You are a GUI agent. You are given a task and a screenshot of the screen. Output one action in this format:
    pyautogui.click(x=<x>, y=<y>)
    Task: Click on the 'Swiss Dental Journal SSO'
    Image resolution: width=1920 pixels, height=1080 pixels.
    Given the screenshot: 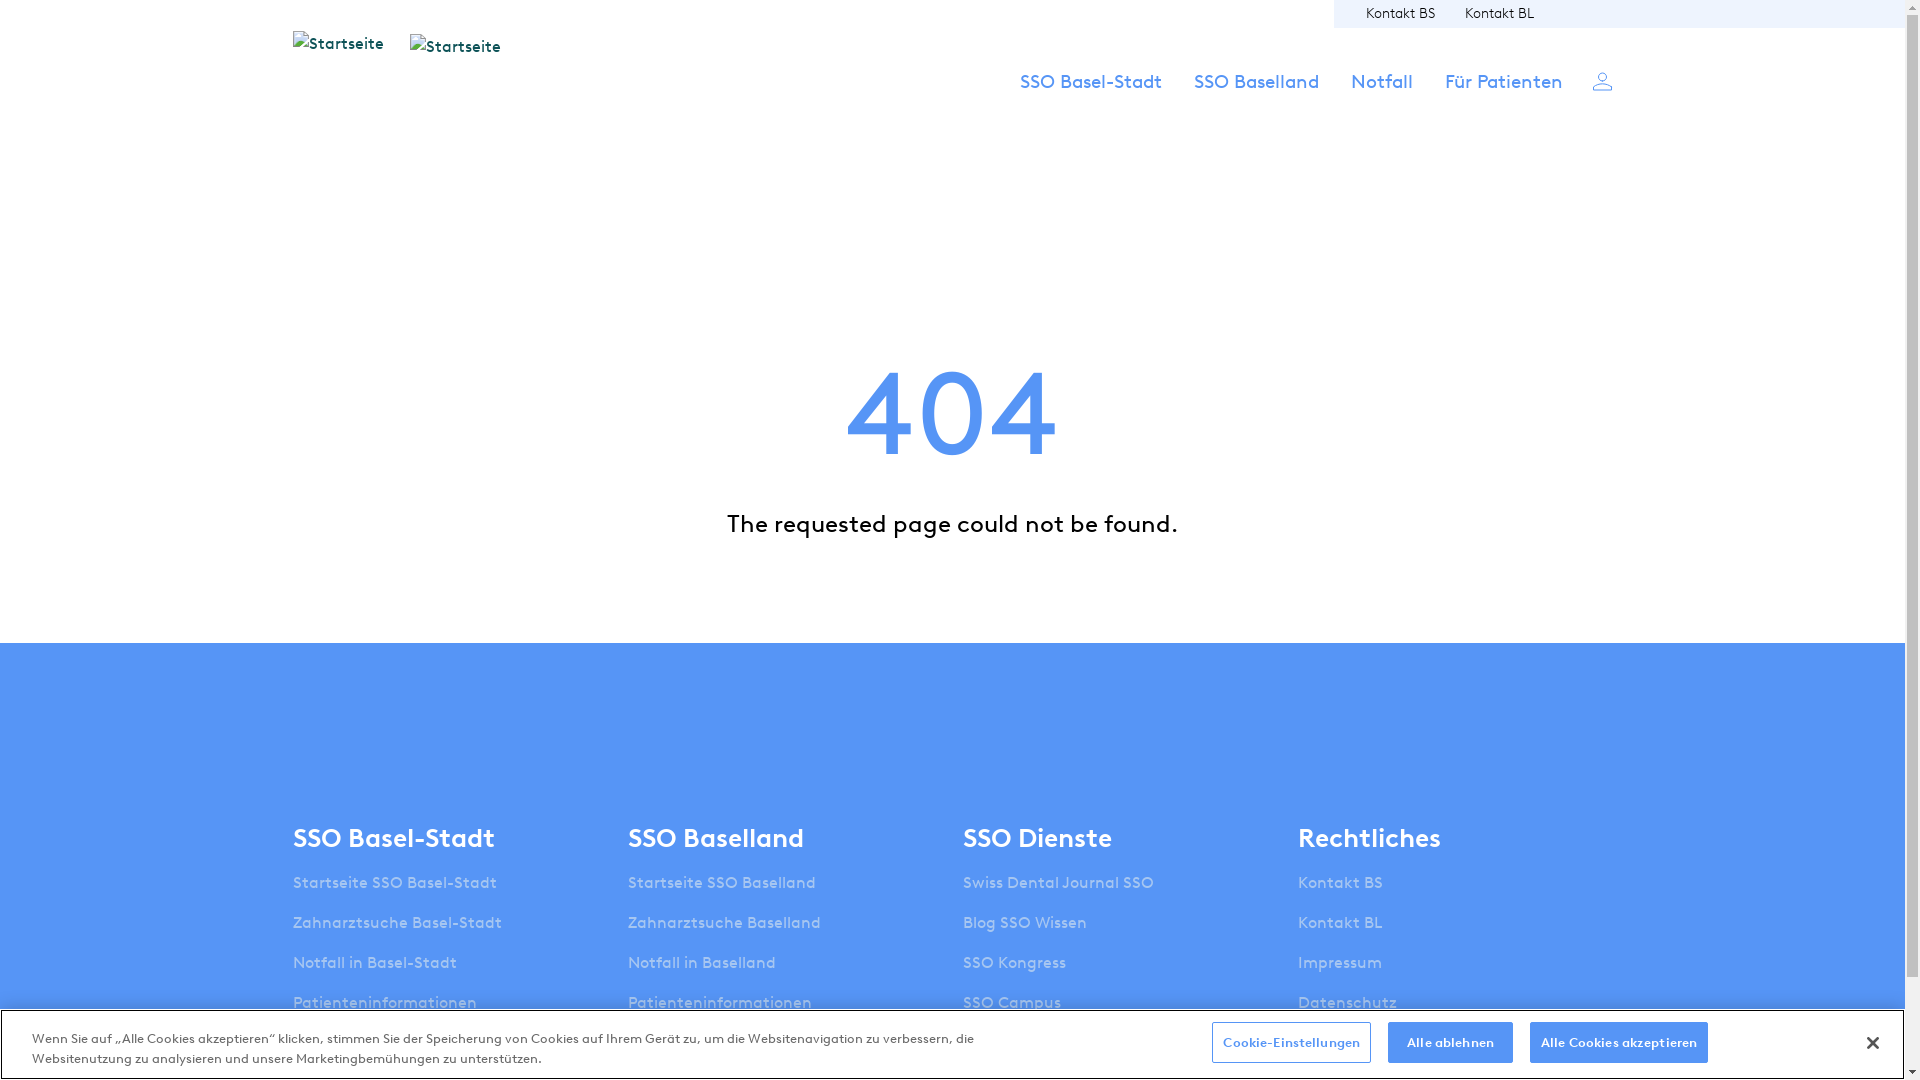 What is the action you would take?
    pyautogui.click(x=1057, y=882)
    